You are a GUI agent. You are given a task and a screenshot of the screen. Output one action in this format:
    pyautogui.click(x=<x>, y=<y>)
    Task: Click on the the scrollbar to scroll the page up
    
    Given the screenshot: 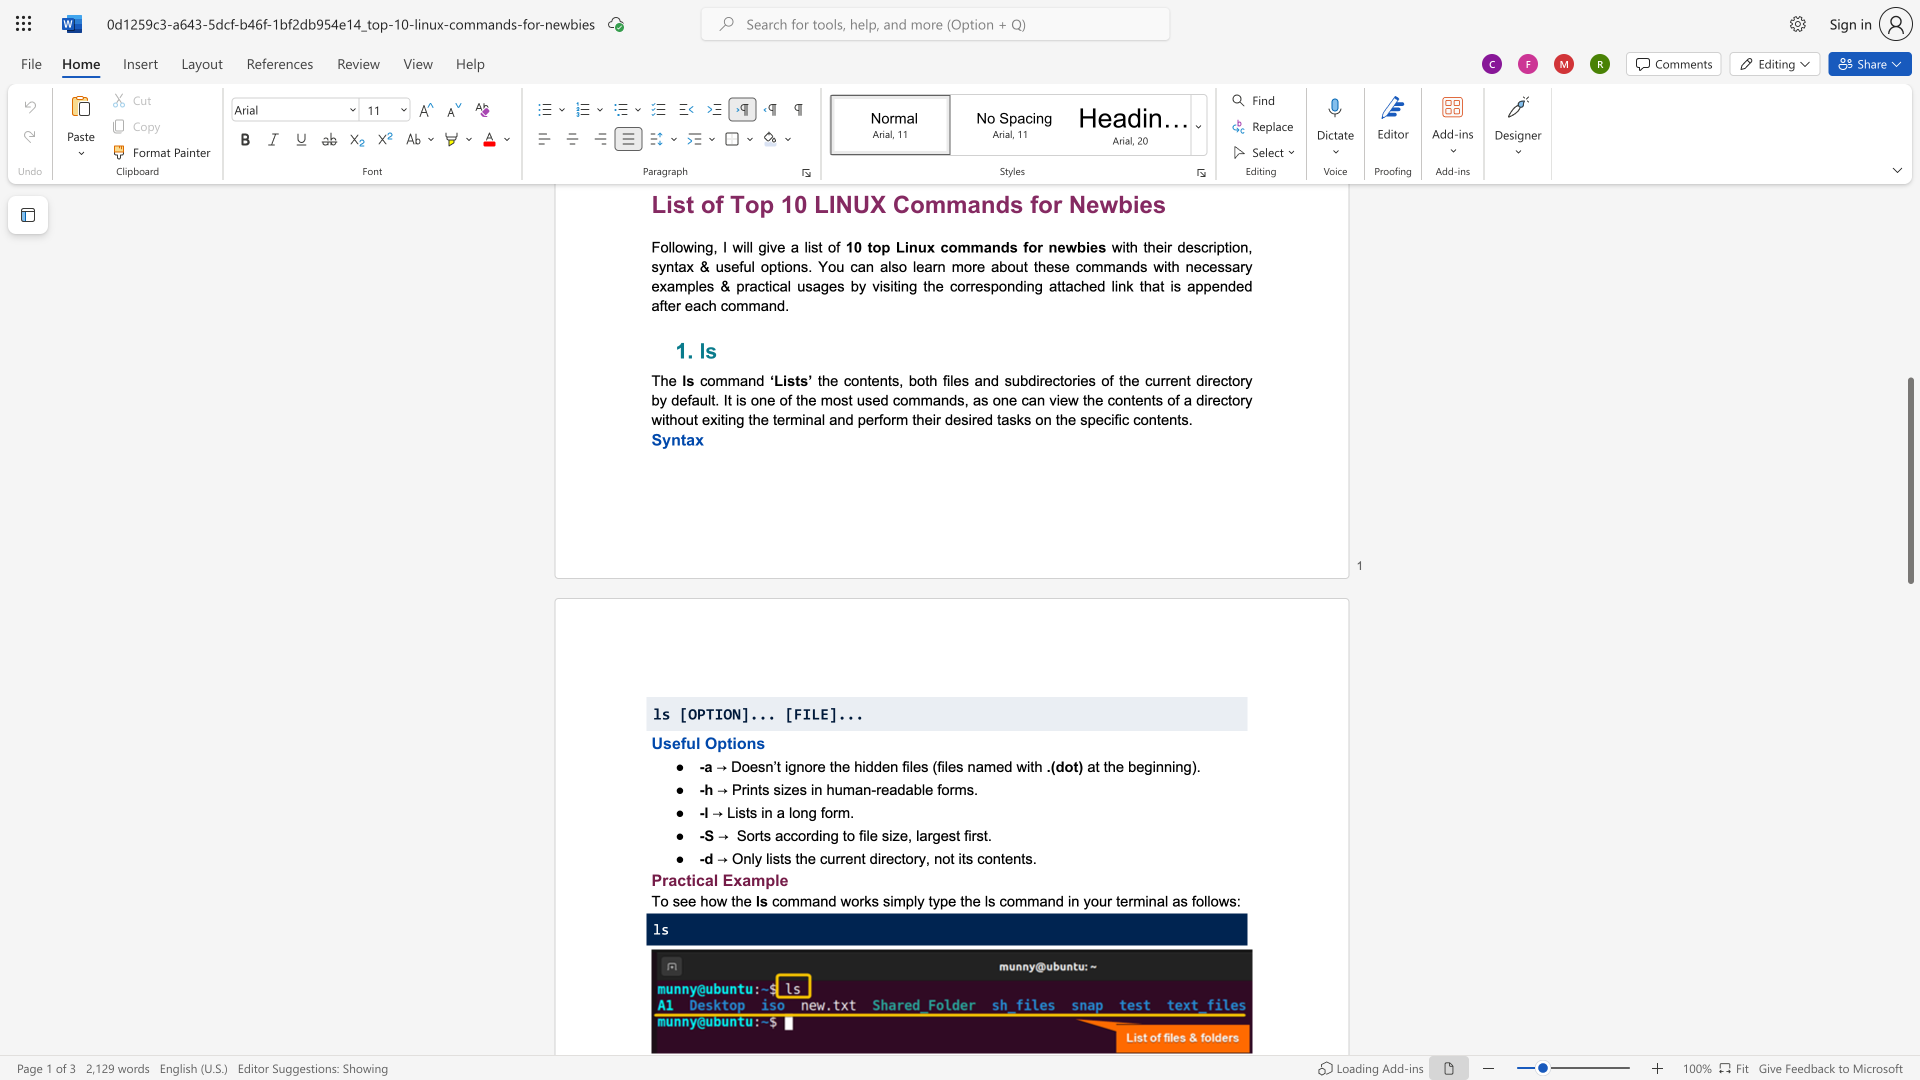 What is the action you would take?
    pyautogui.click(x=1909, y=438)
    